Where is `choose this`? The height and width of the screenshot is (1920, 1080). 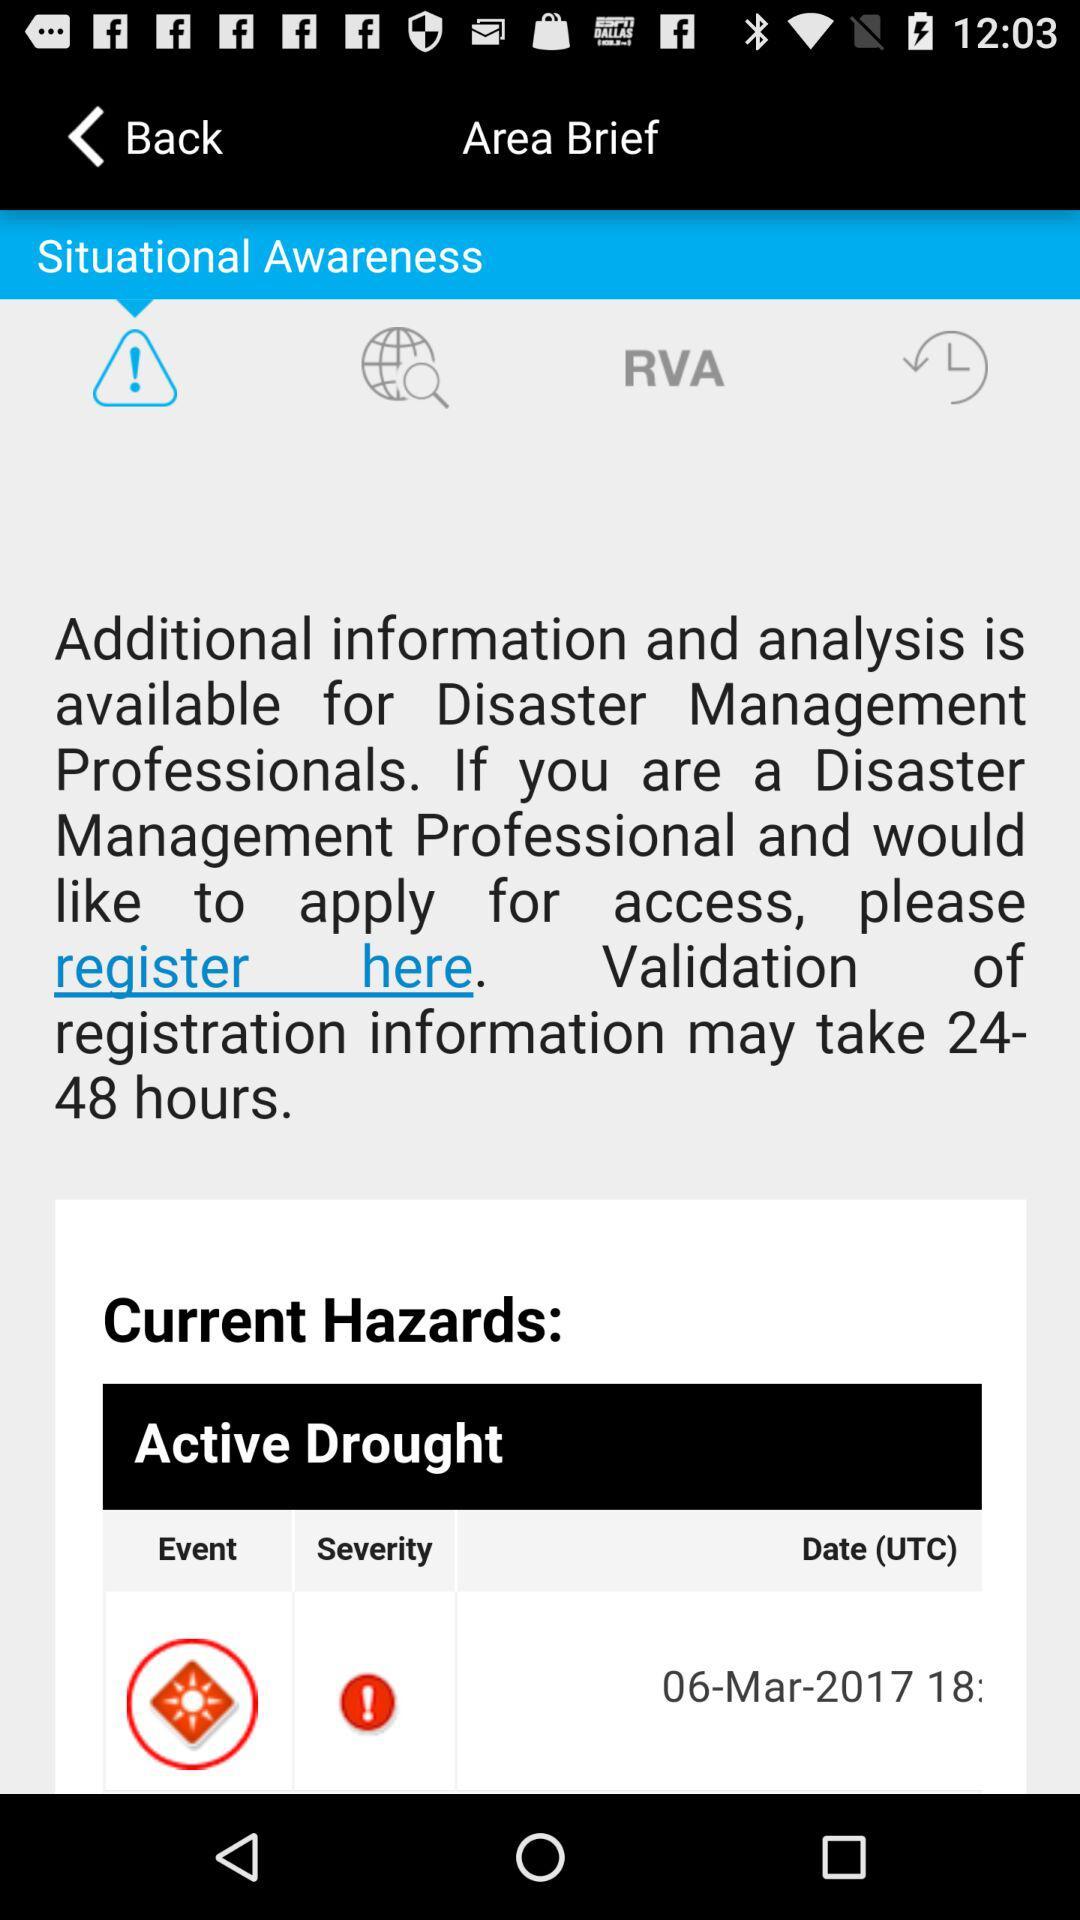 choose this is located at coordinates (540, 1113).